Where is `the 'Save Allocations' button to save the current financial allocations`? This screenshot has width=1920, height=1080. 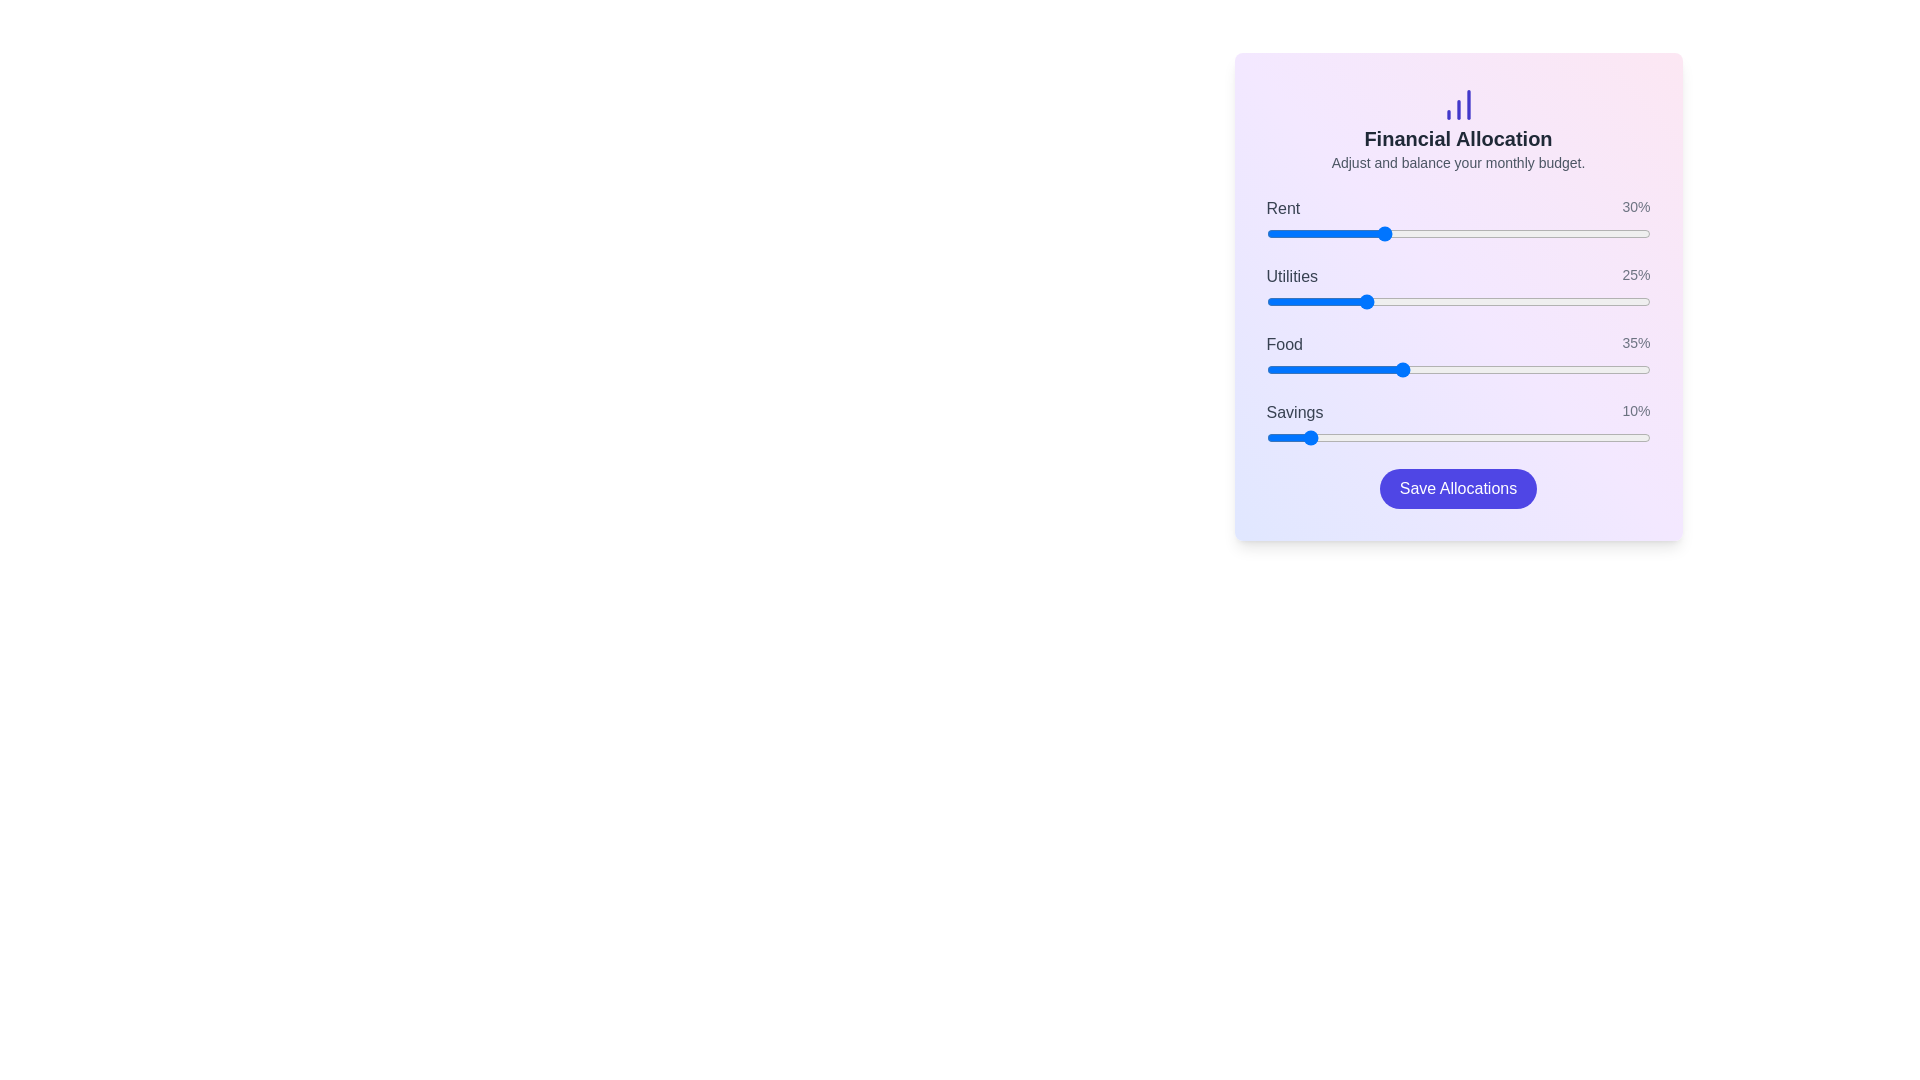
the 'Save Allocations' button to save the current financial allocations is located at coordinates (1458, 489).